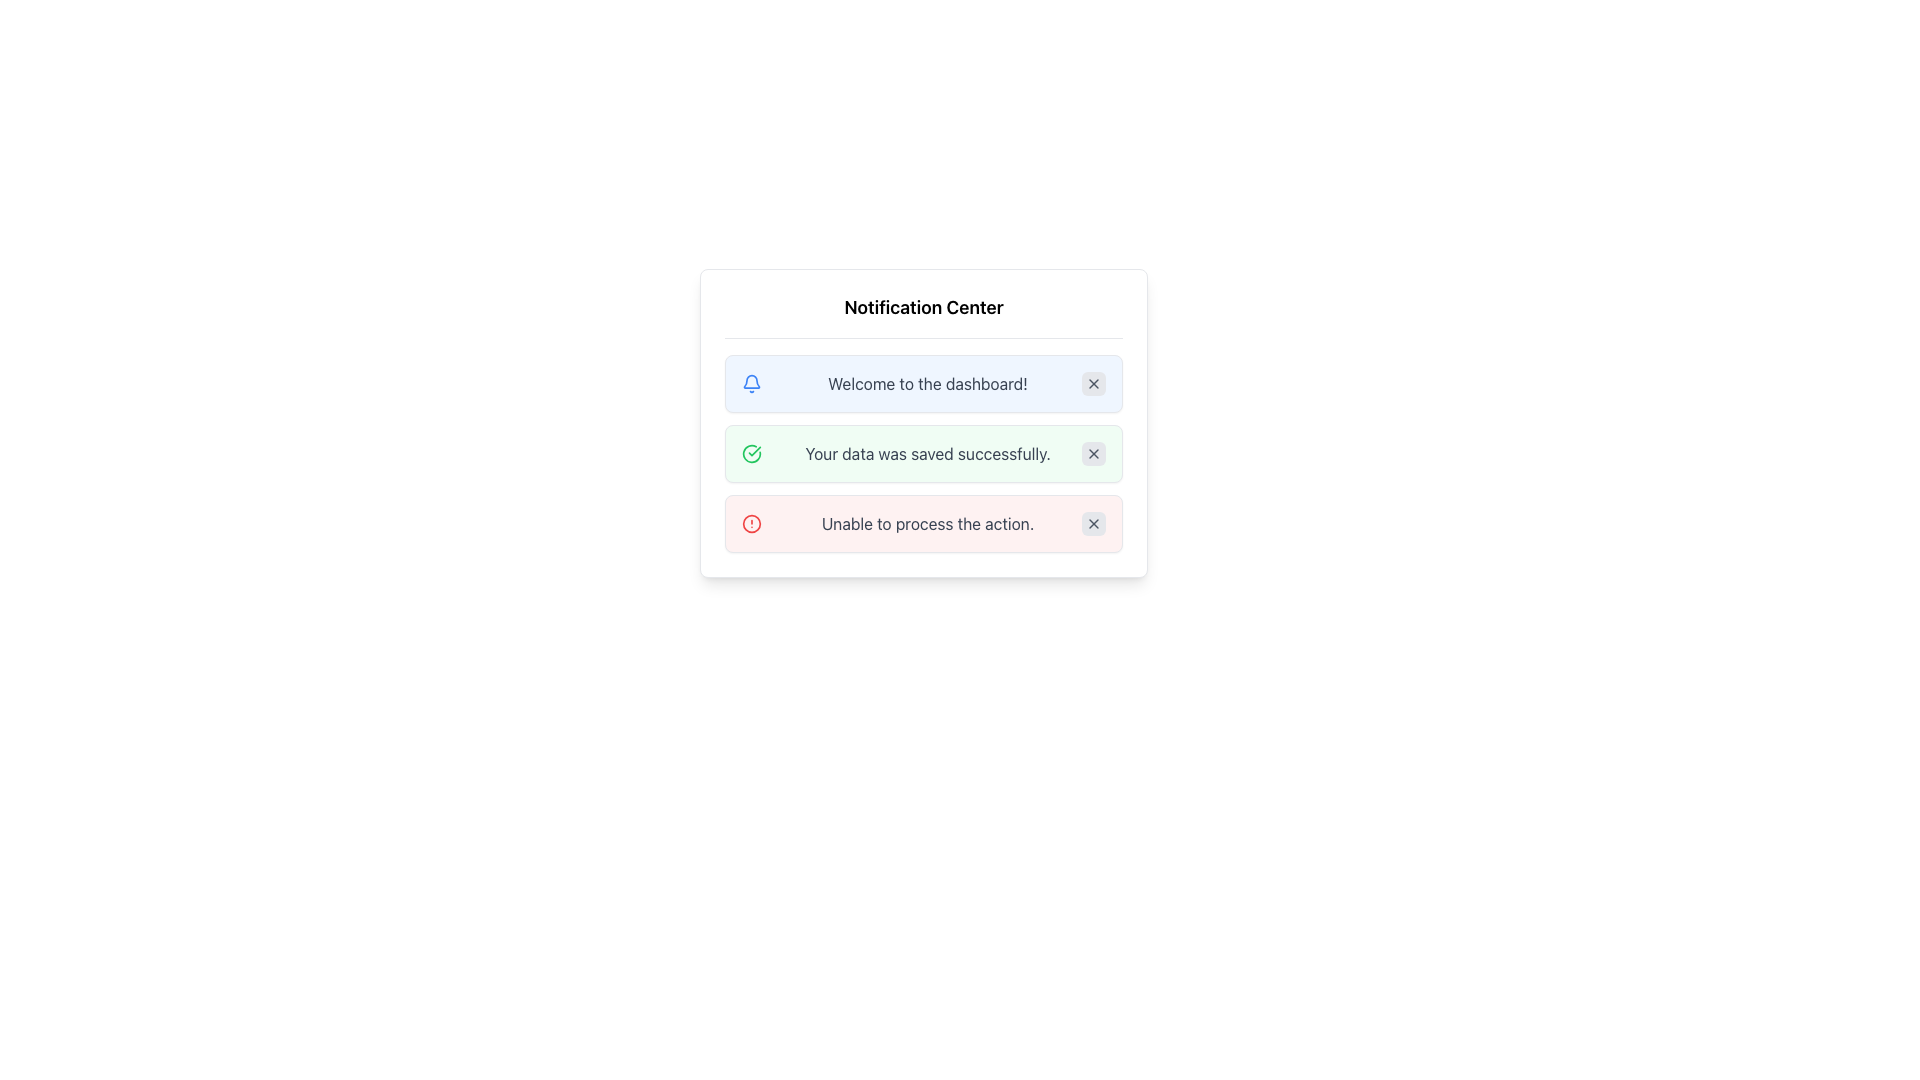 The image size is (1920, 1080). I want to click on the error icon located in the bottom notification of the notification list, which is positioned to the left of the text 'Unable to process the action.', so click(751, 523).